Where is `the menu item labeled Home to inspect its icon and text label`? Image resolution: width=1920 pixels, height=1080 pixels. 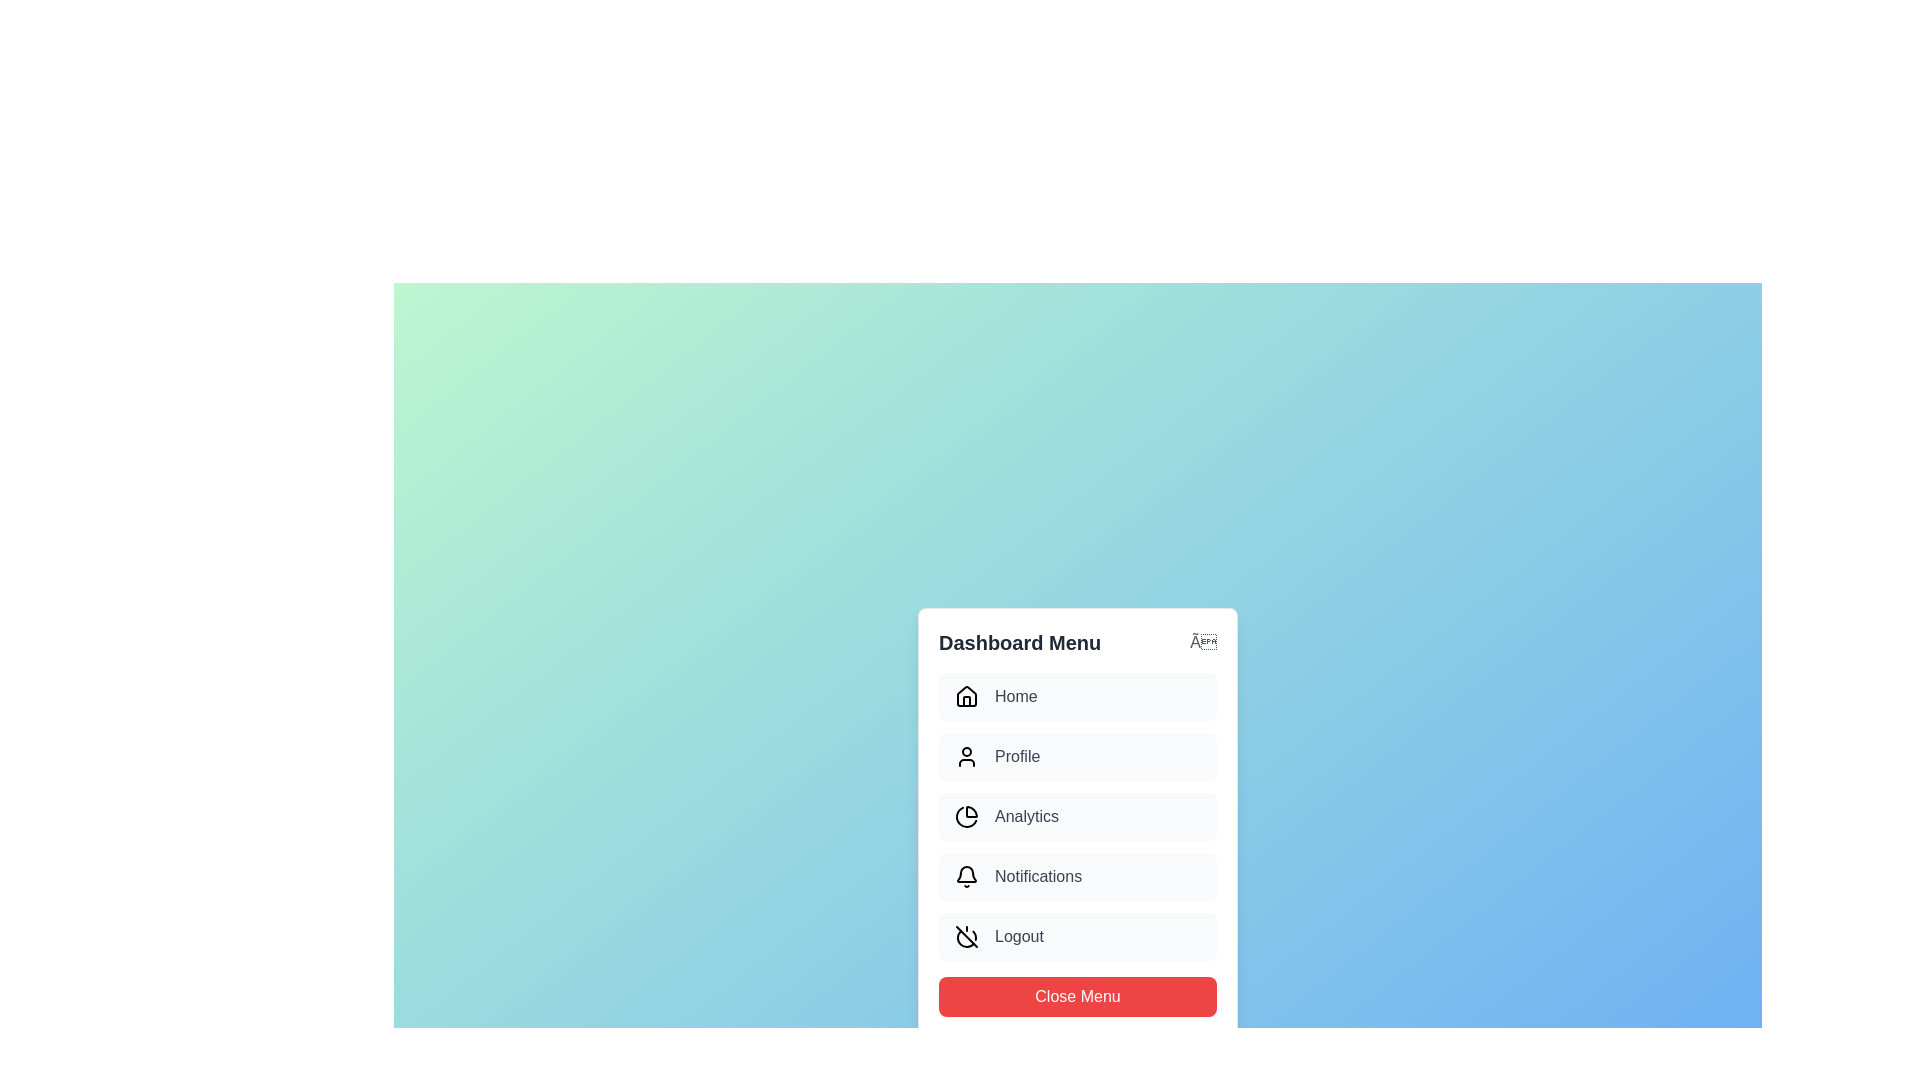 the menu item labeled Home to inspect its icon and text label is located at coordinates (1077, 696).